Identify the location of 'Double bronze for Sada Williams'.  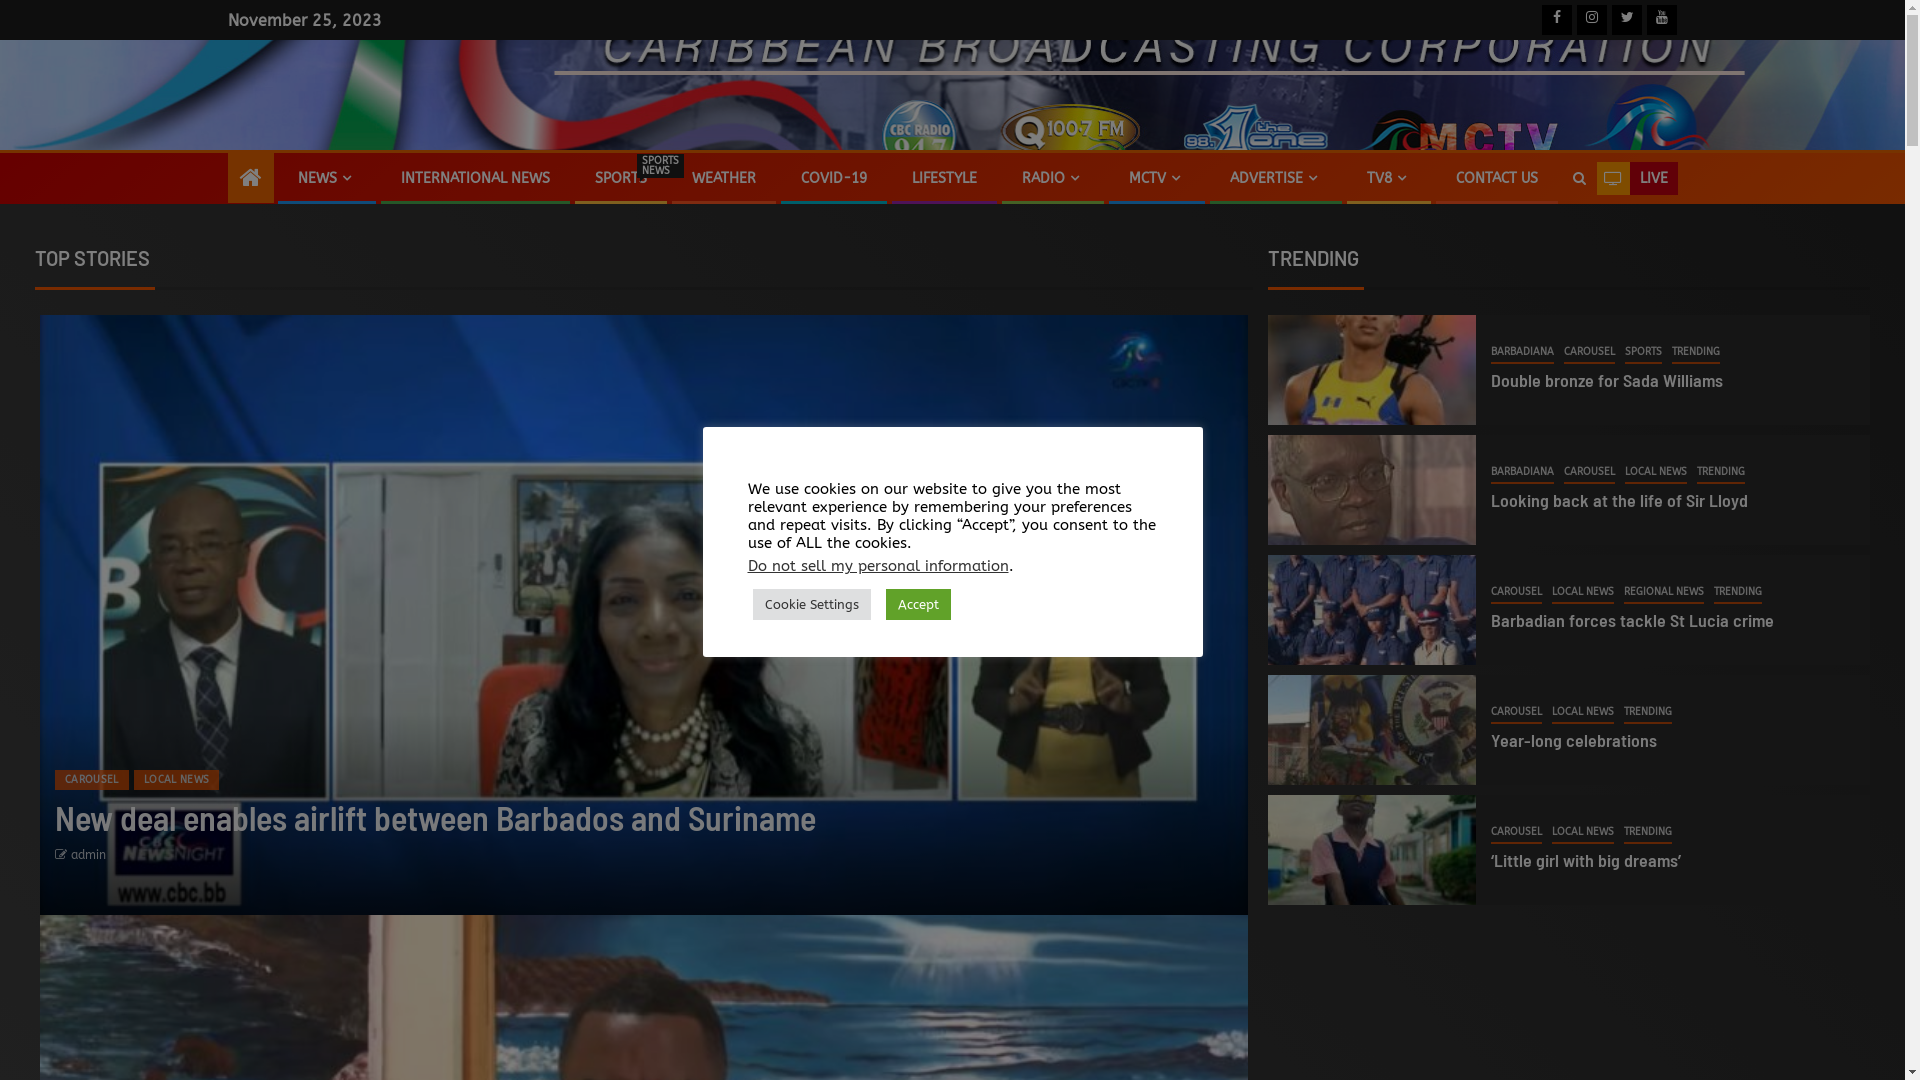
(1607, 380).